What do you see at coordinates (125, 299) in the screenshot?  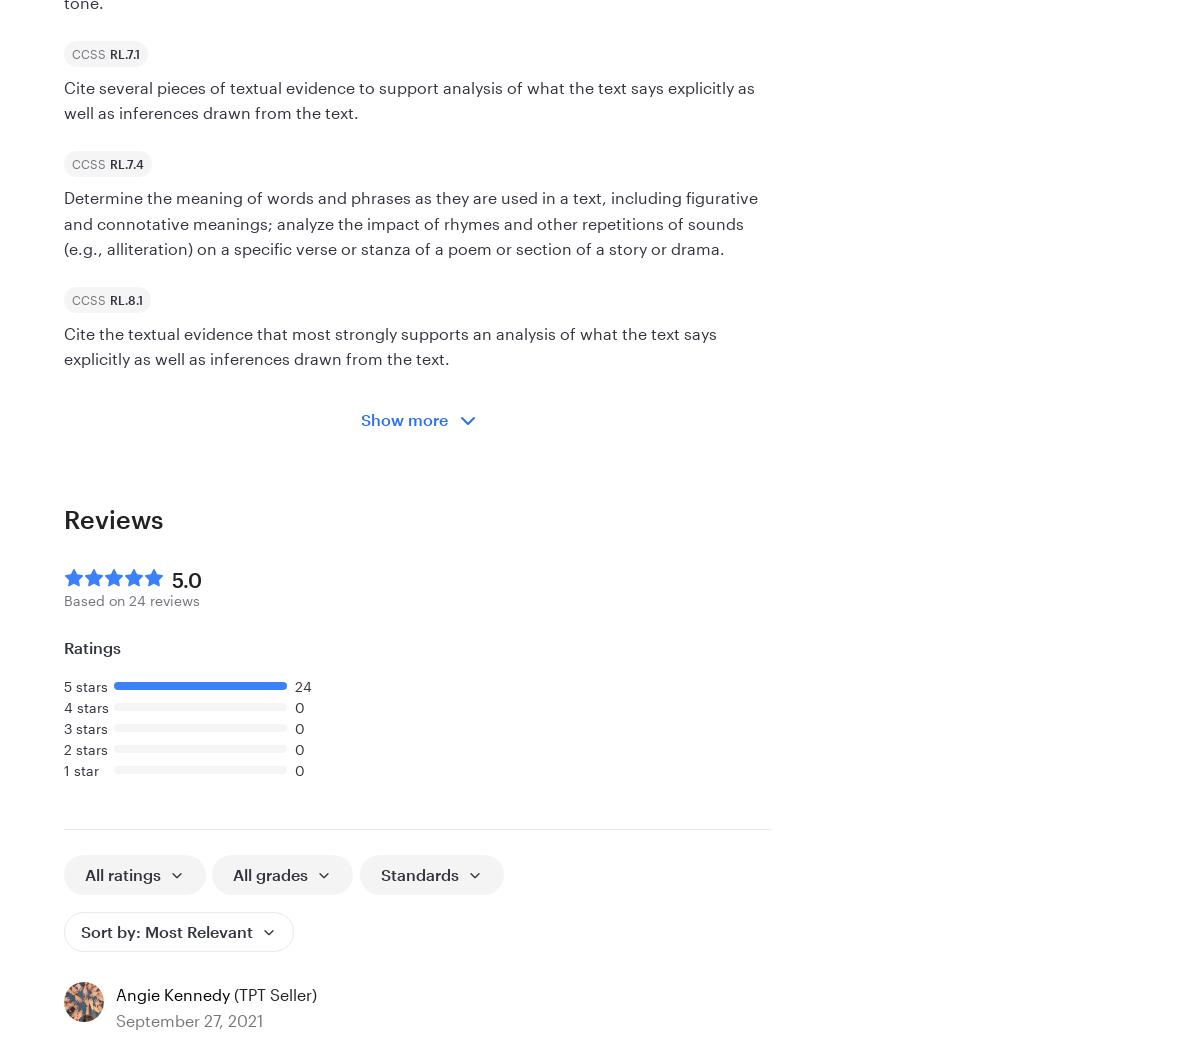 I see `'RL.8.1'` at bounding box center [125, 299].